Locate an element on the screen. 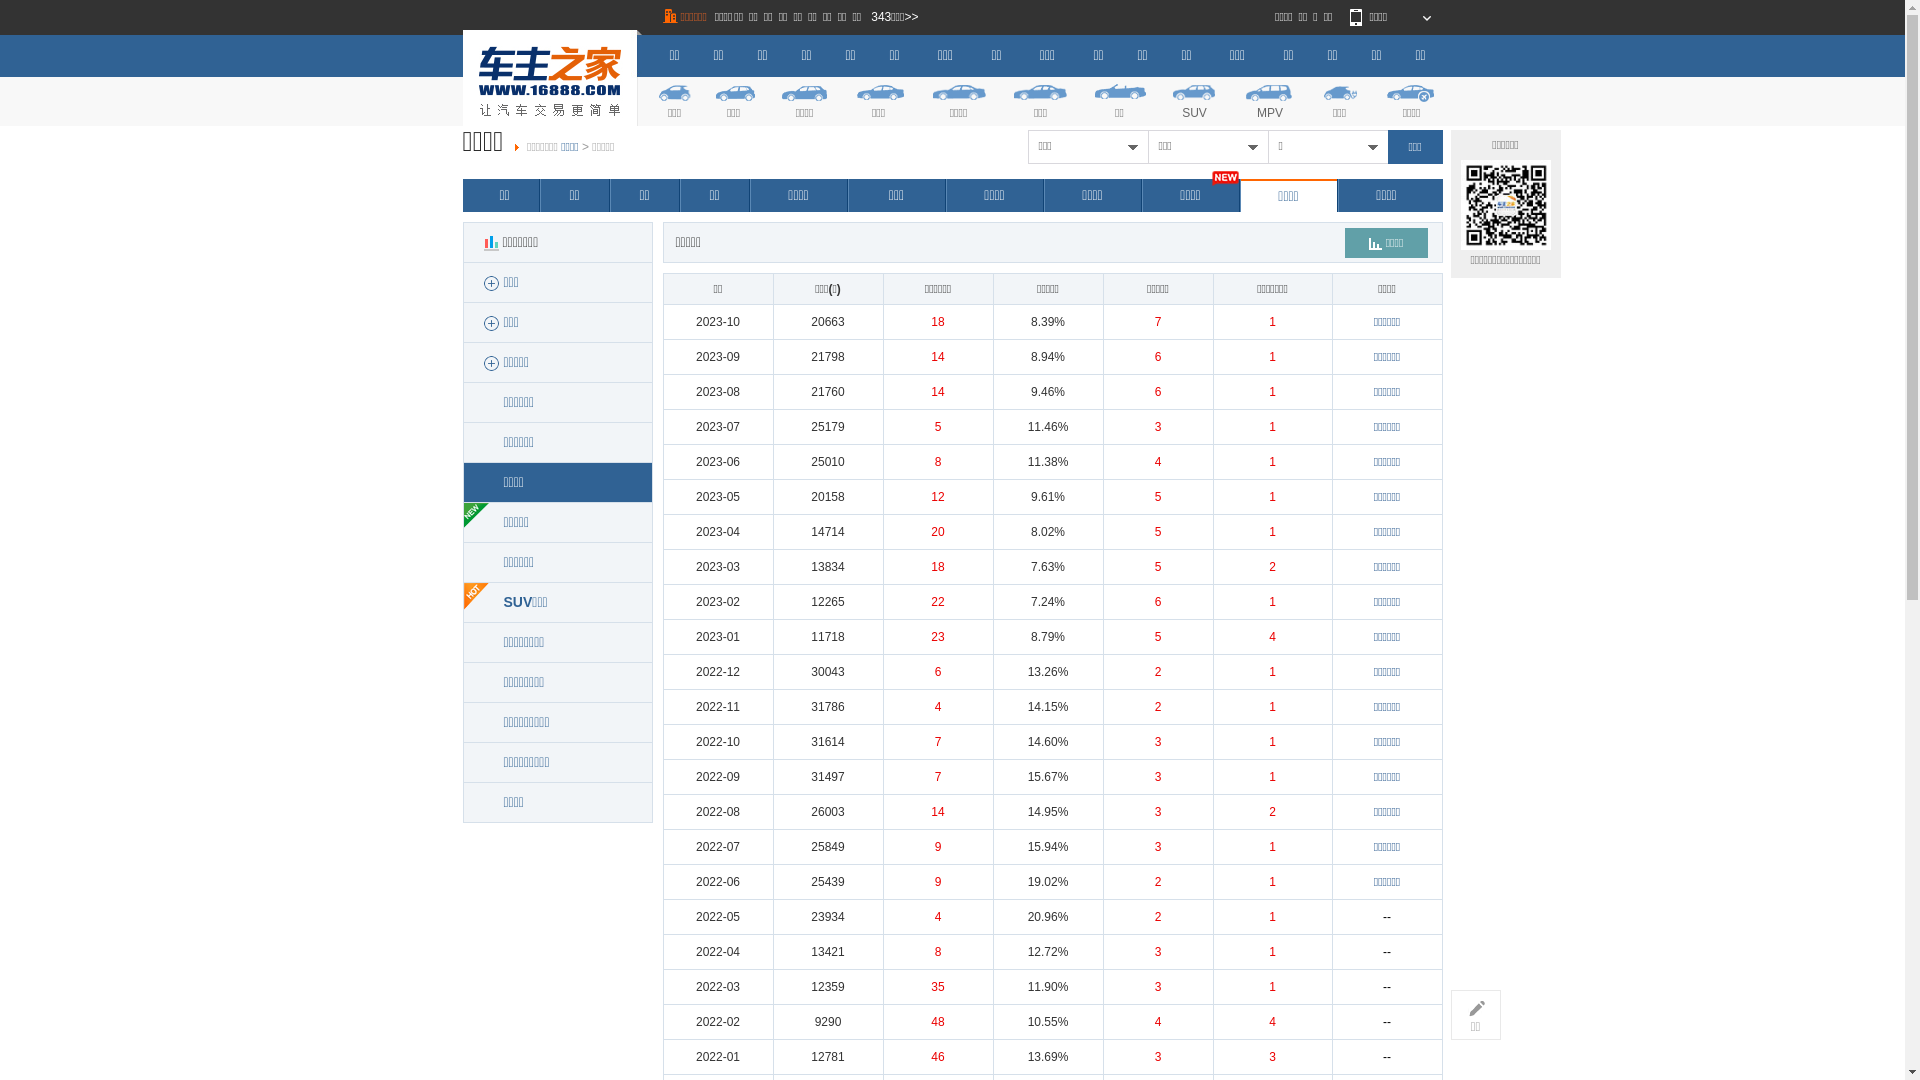 The height and width of the screenshot is (1080, 1920). '7' is located at coordinates (937, 741).